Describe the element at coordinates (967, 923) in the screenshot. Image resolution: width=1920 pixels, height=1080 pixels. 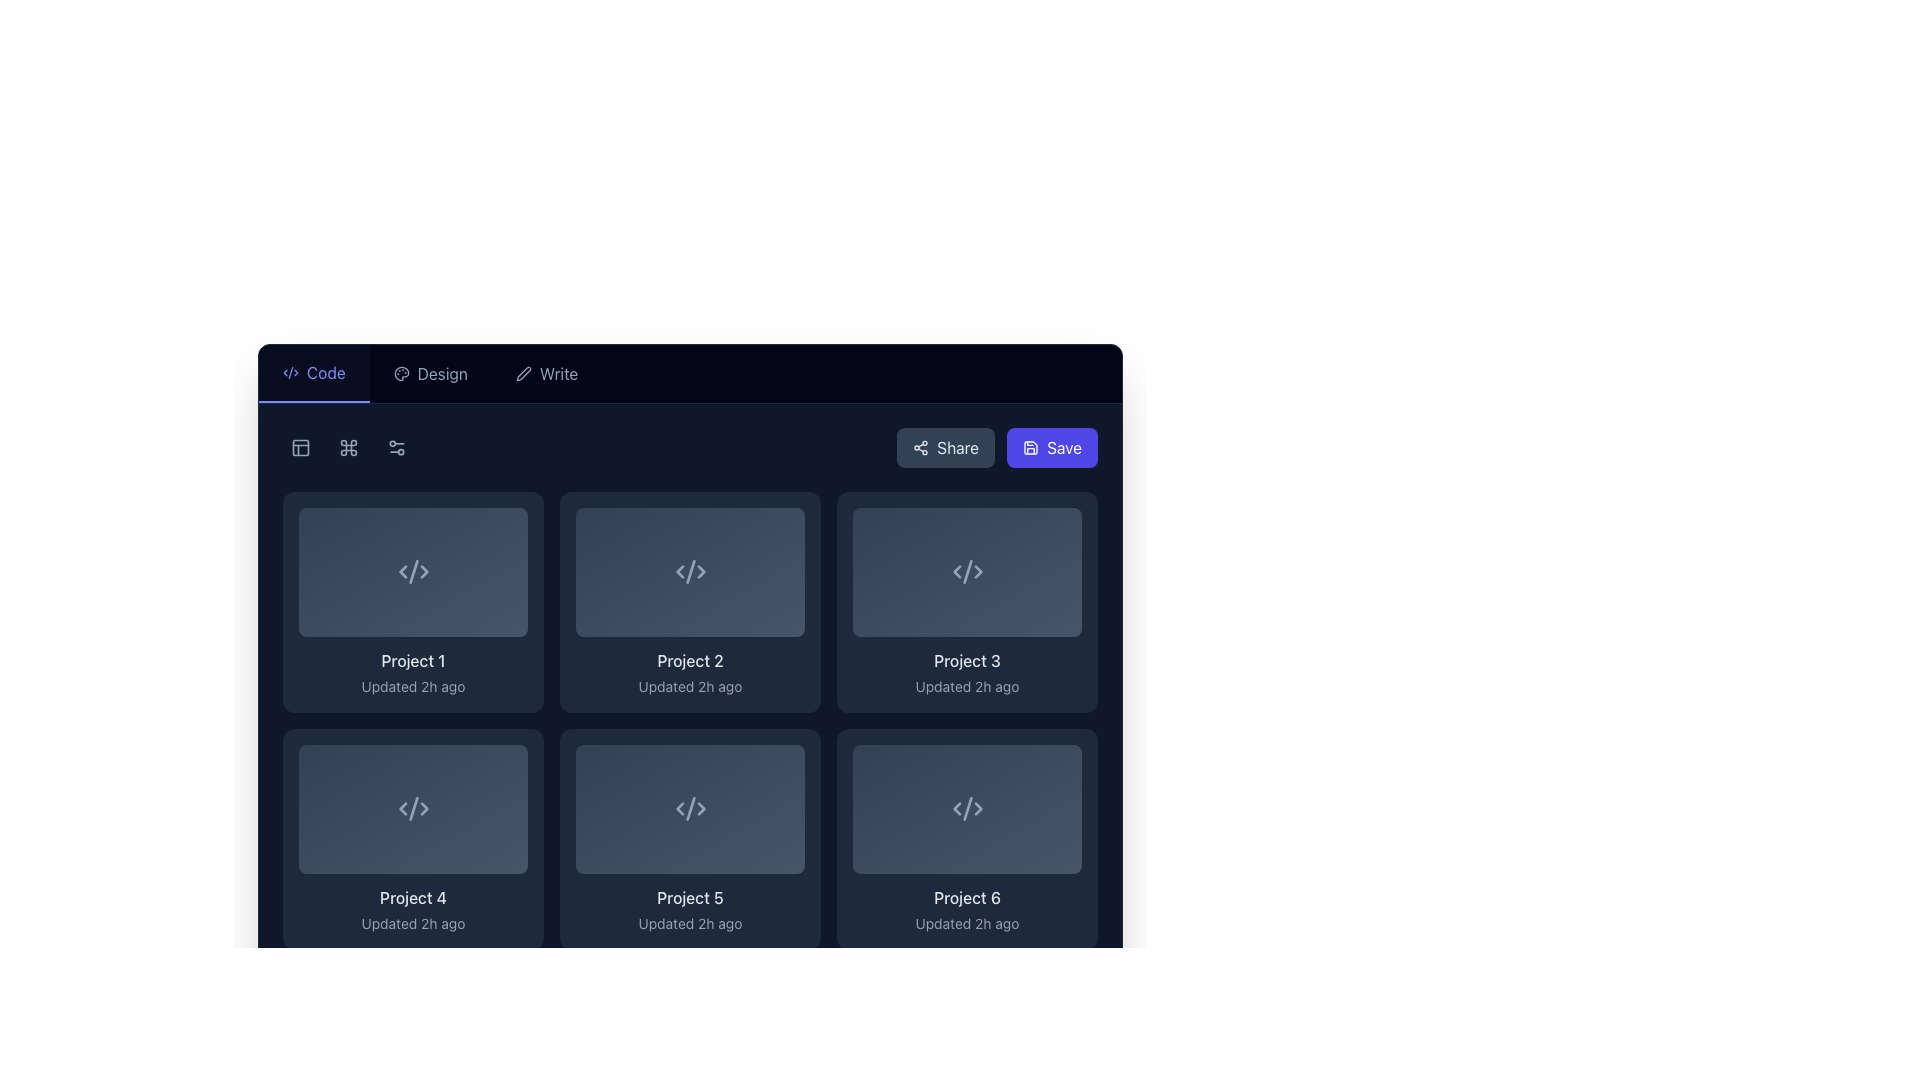
I see `the text label that reads 'Updated 2h ago', located beneath the title 'Project 6' within the card labeled 'Project 6'` at that location.